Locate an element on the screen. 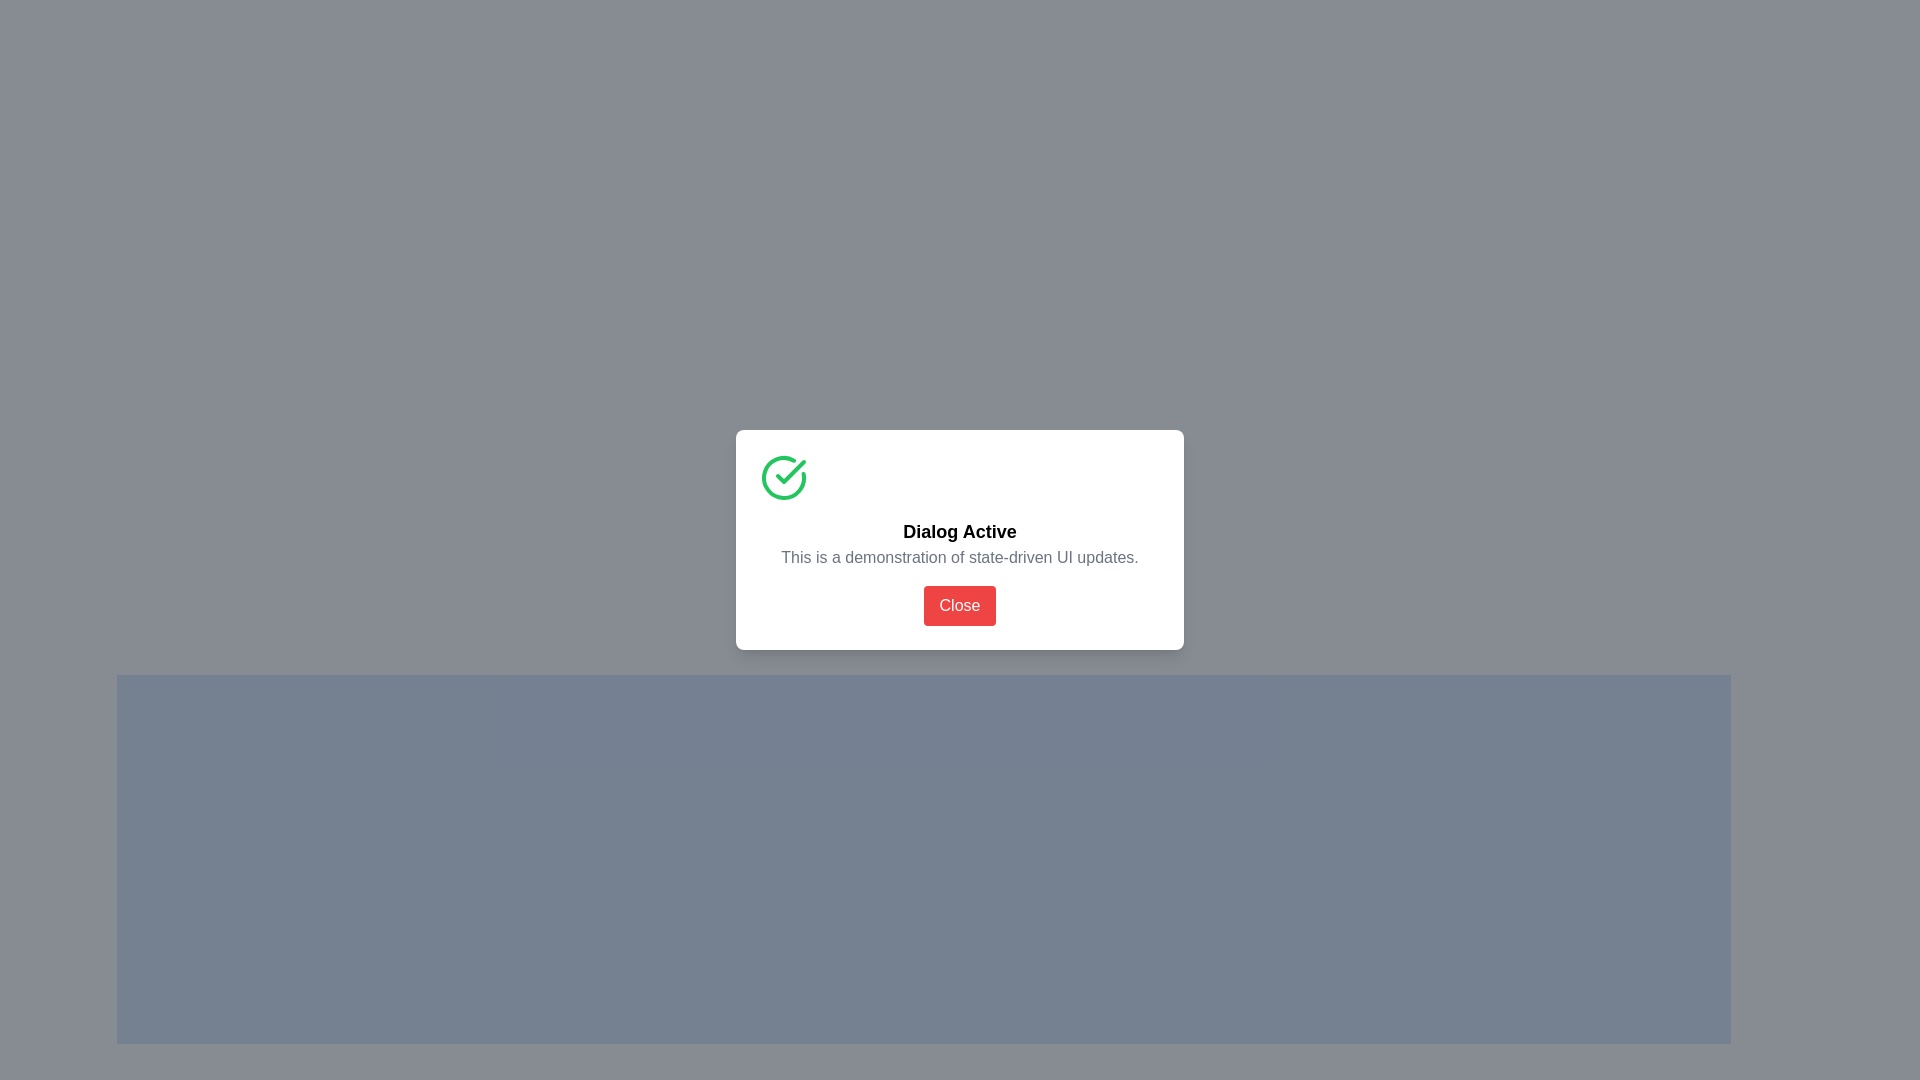  the text component displaying 'Dialog Active' which is centrally positioned within the dialog box, below a green check icon and above a descriptive text block is located at coordinates (960, 531).